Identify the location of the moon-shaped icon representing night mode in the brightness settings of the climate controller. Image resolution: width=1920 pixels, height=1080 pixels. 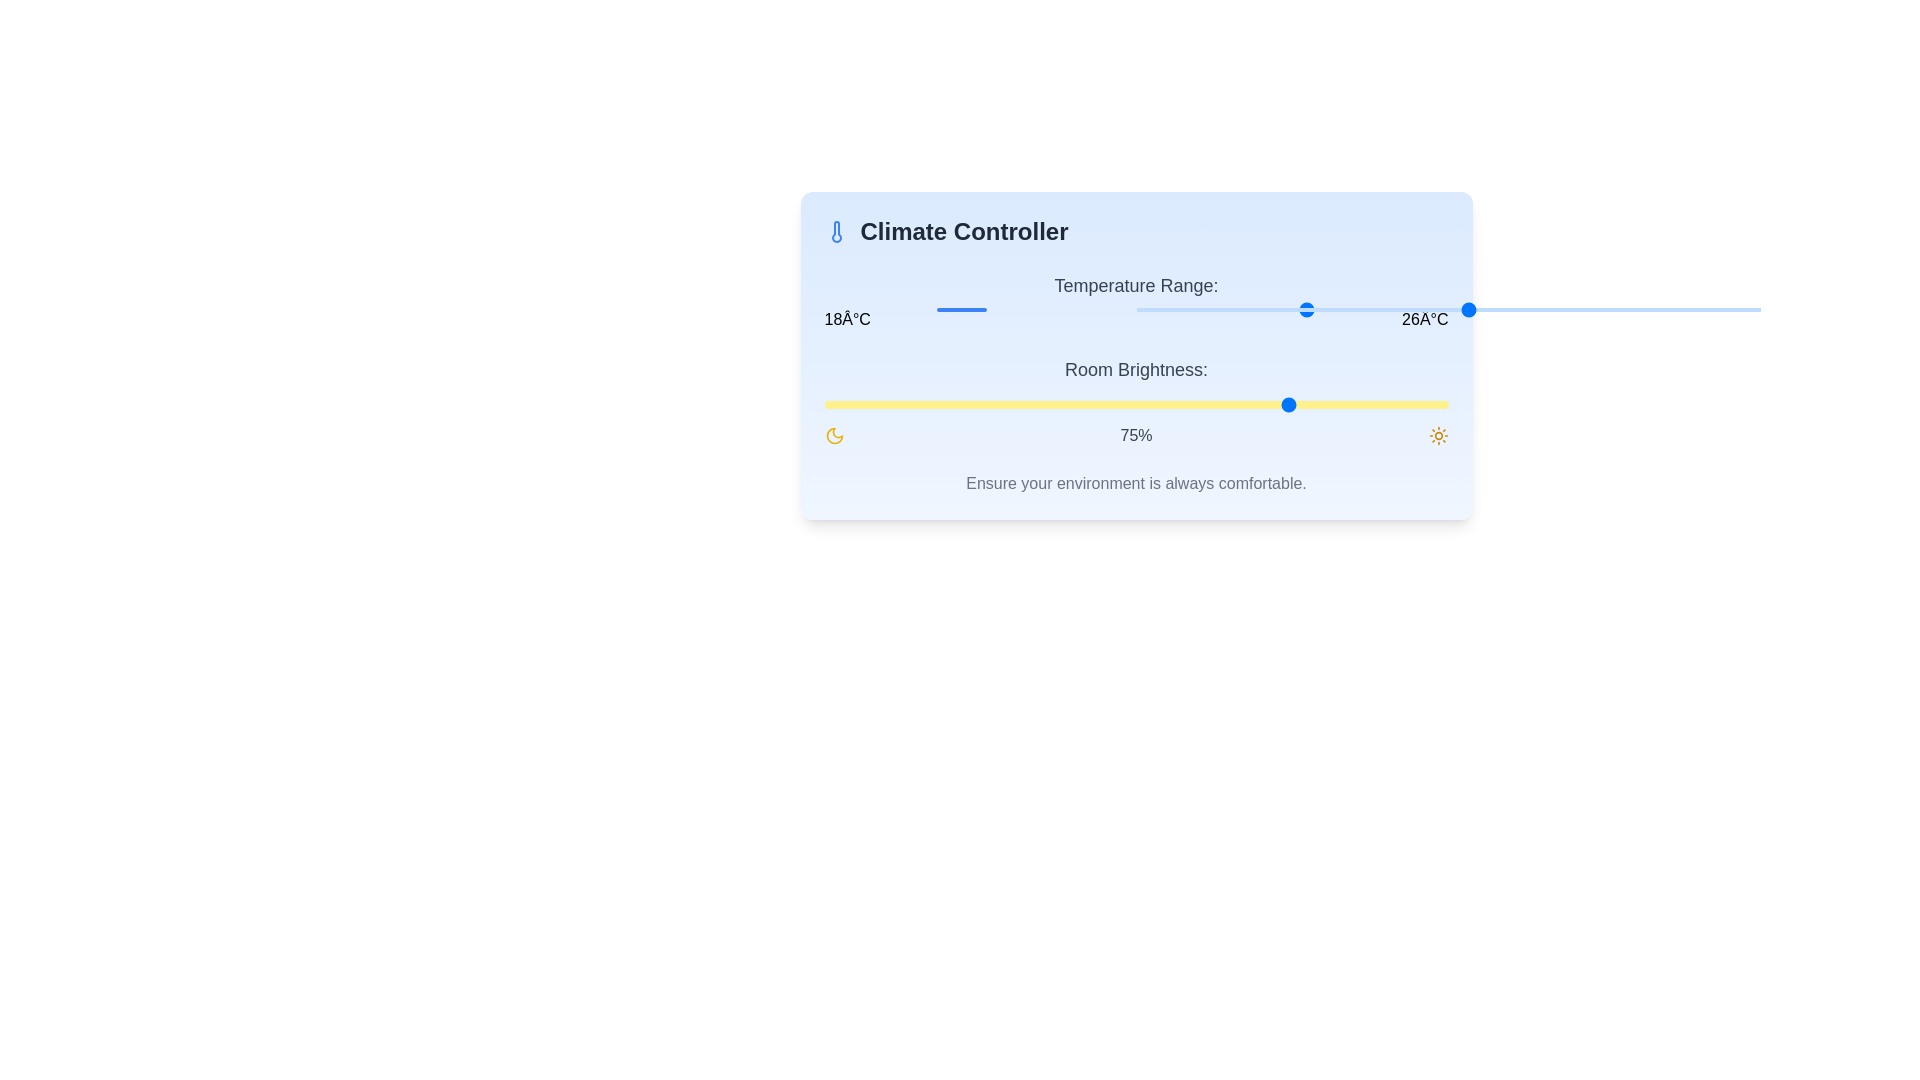
(834, 434).